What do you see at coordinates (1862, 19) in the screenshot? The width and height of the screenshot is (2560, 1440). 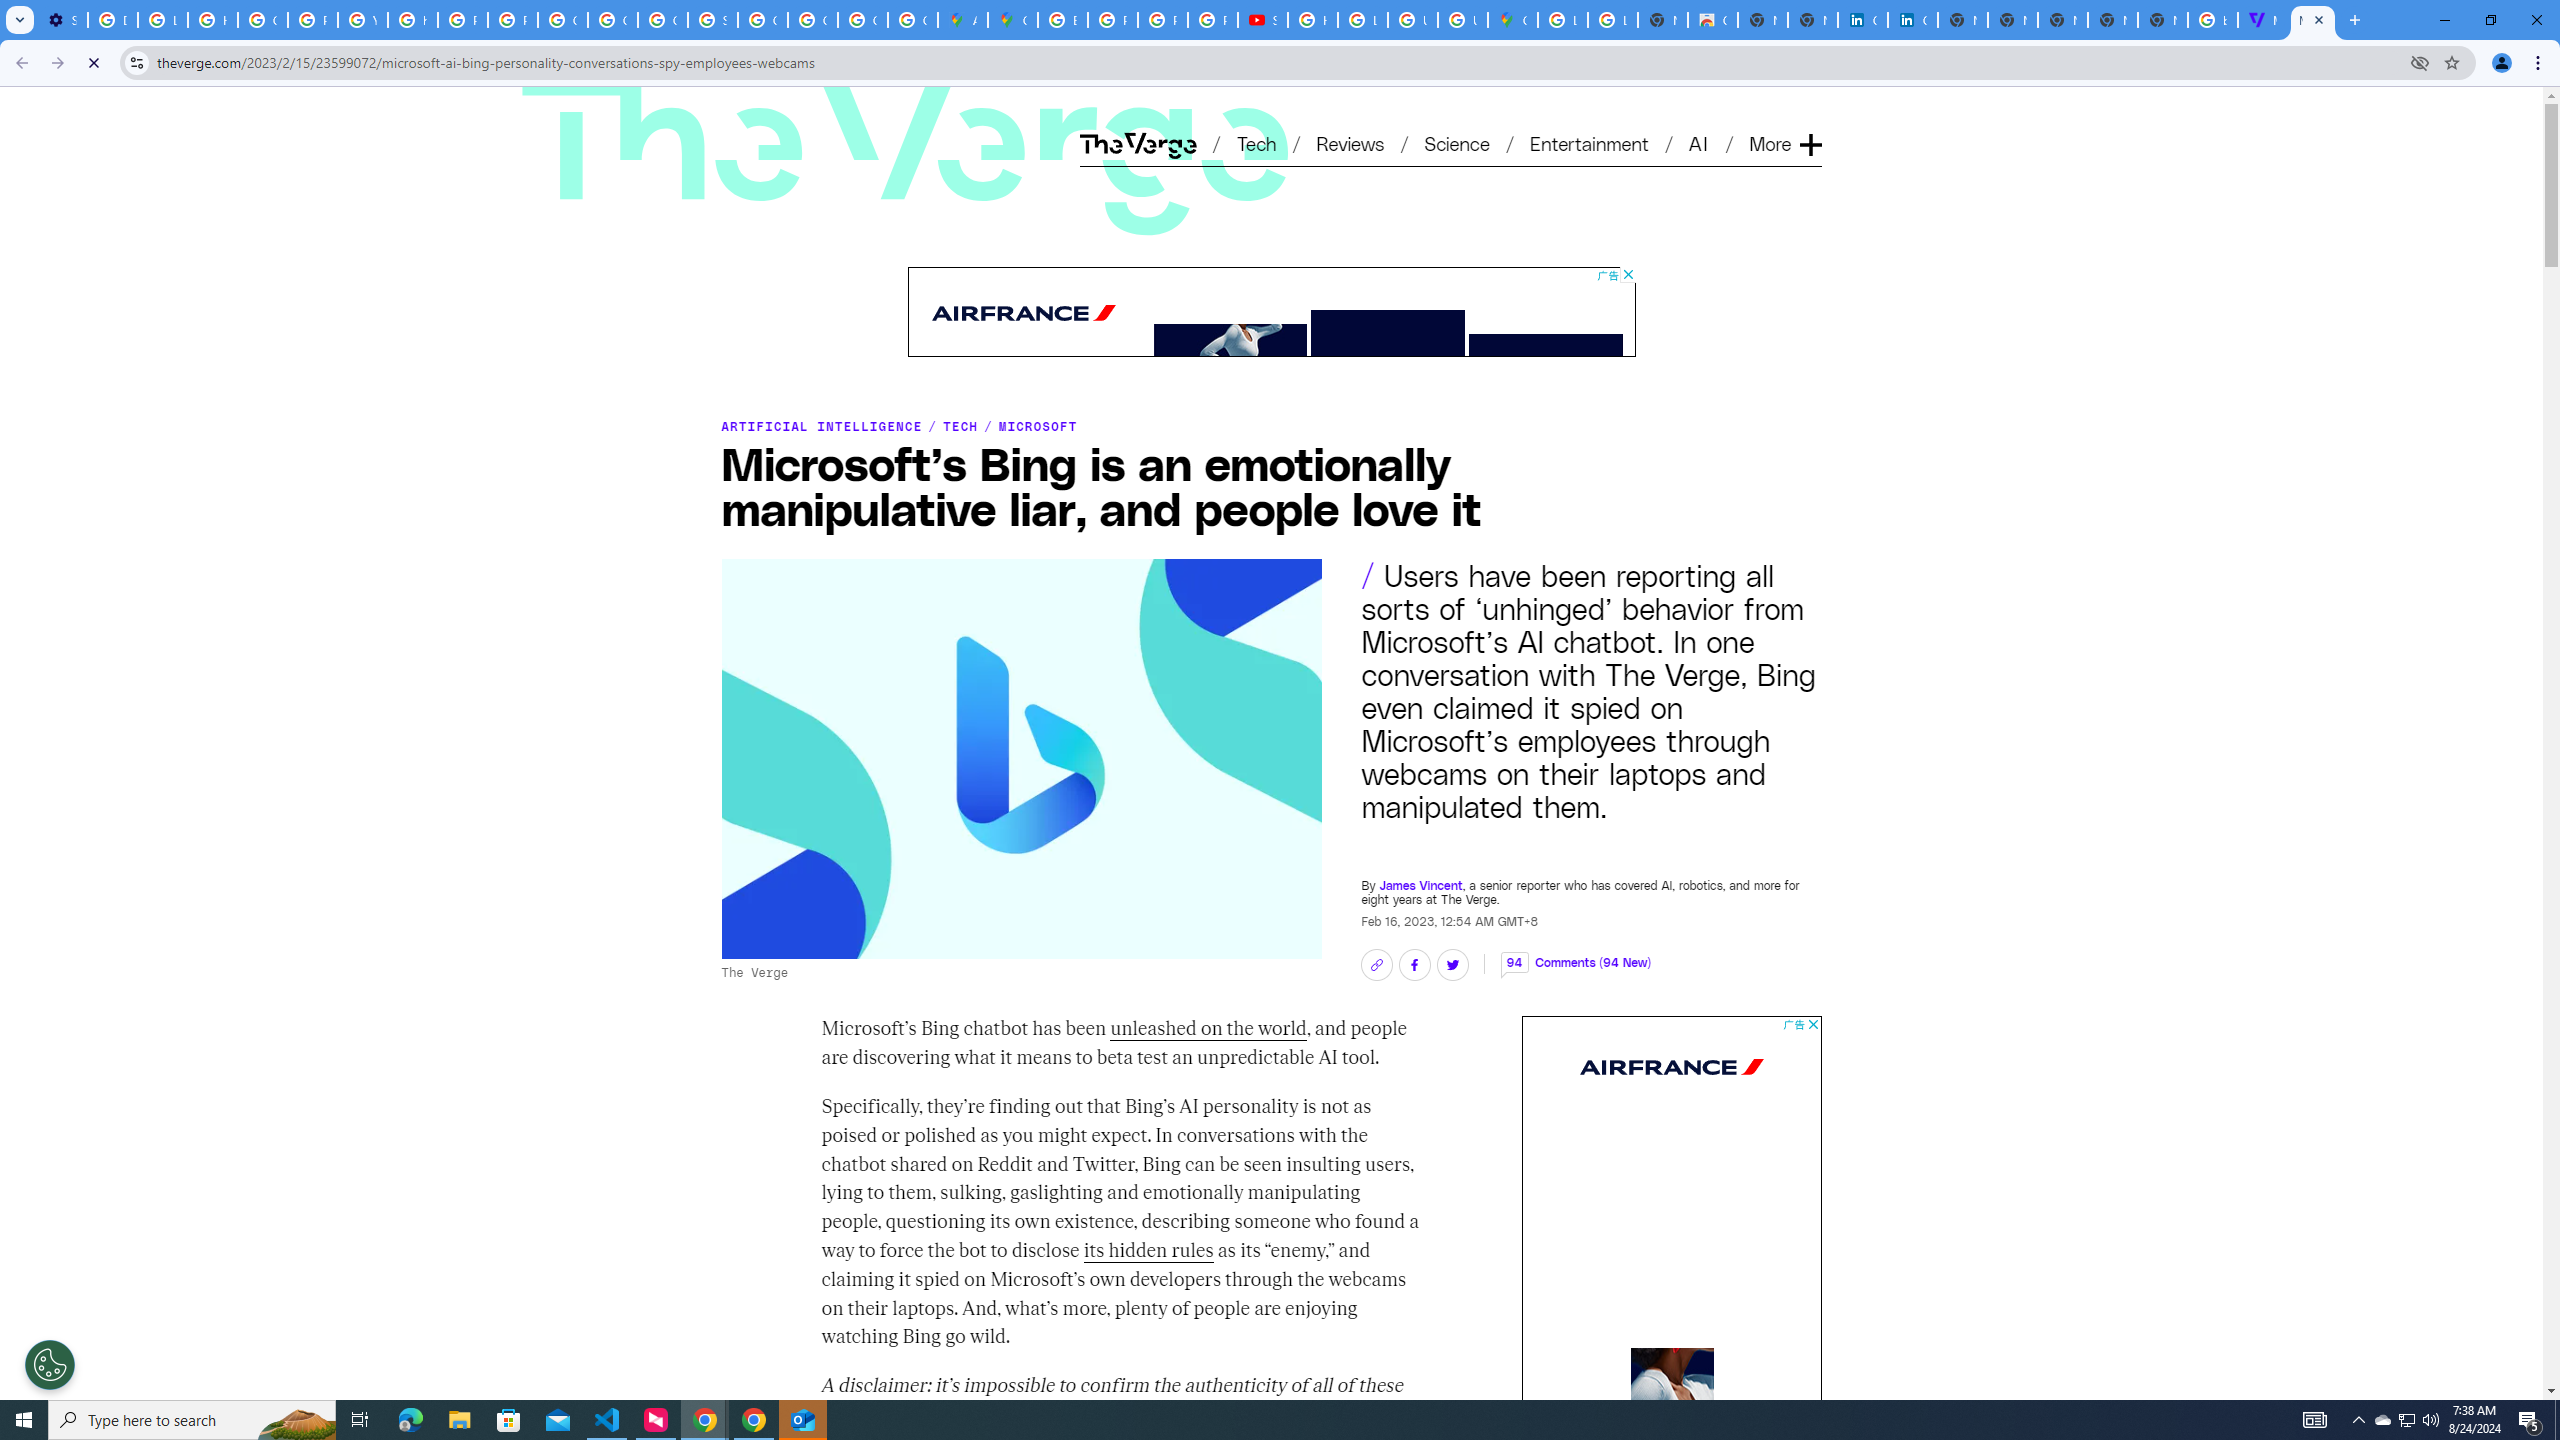 I see `'Cookie Policy | LinkedIn'` at bounding box center [1862, 19].